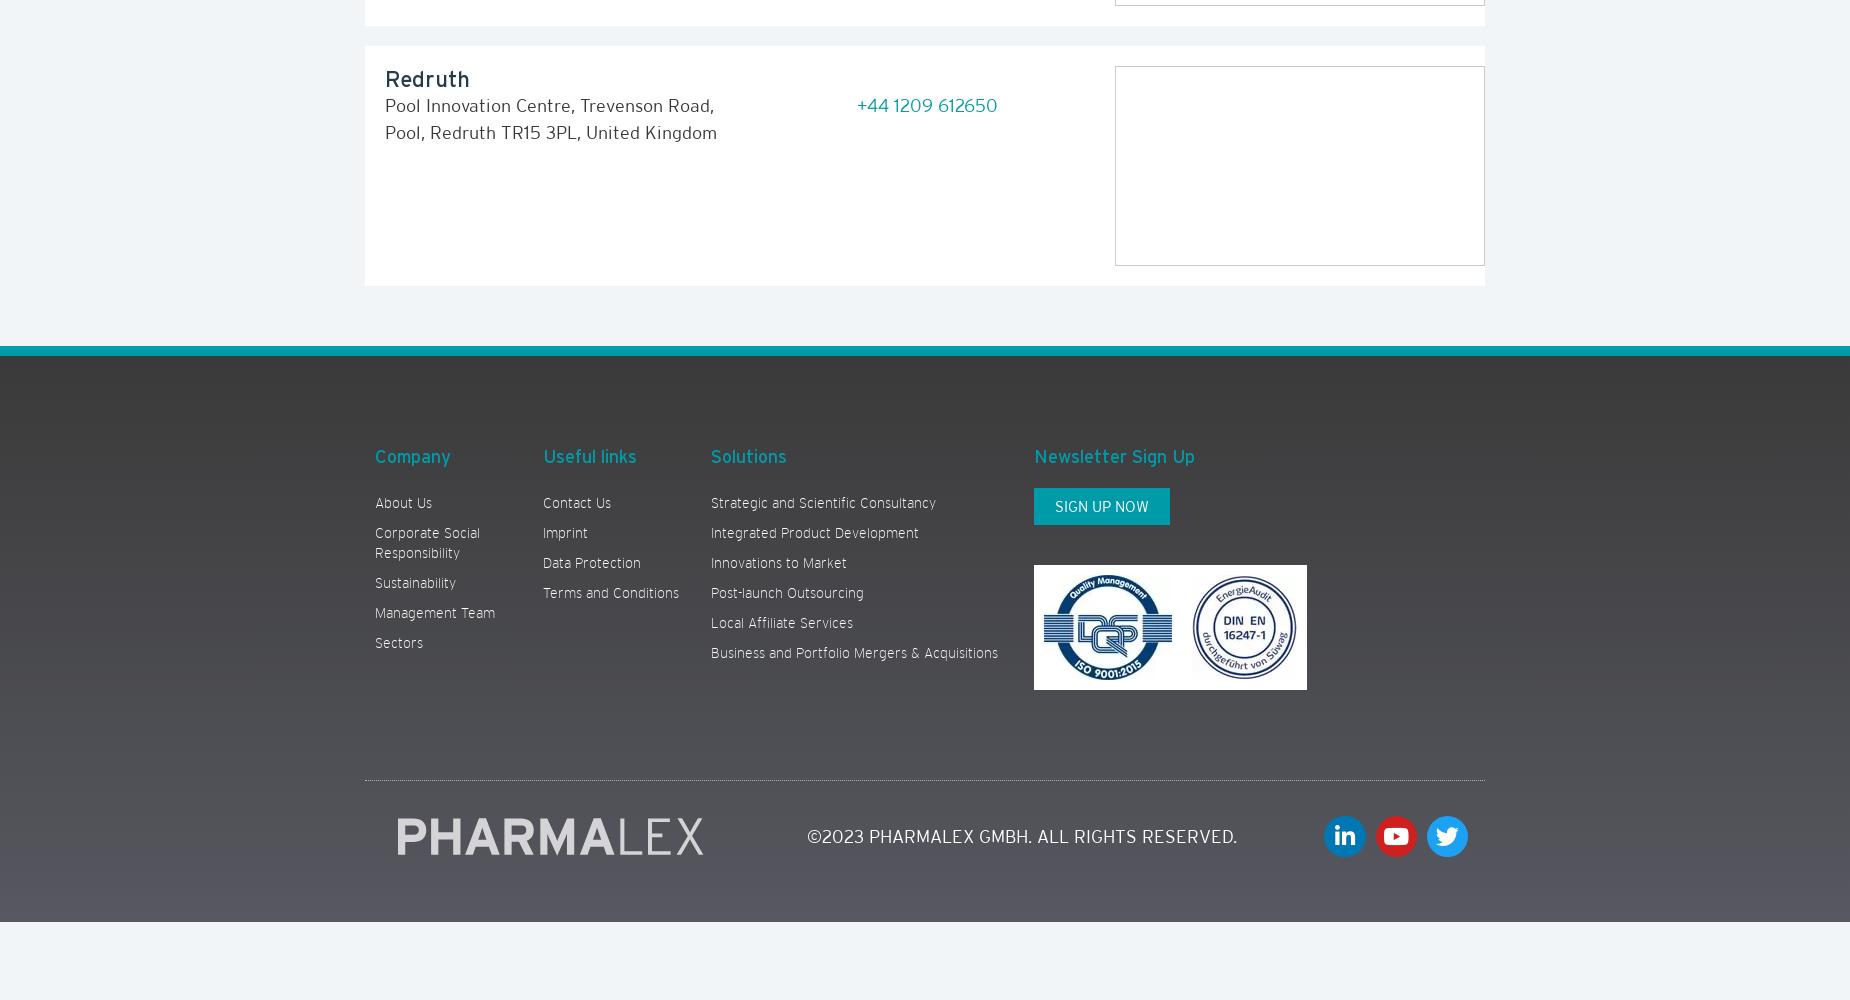  Describe the element at coordinates (1099, 506) in the screenshot. I see `'SIGN UP NOW'` at that location.